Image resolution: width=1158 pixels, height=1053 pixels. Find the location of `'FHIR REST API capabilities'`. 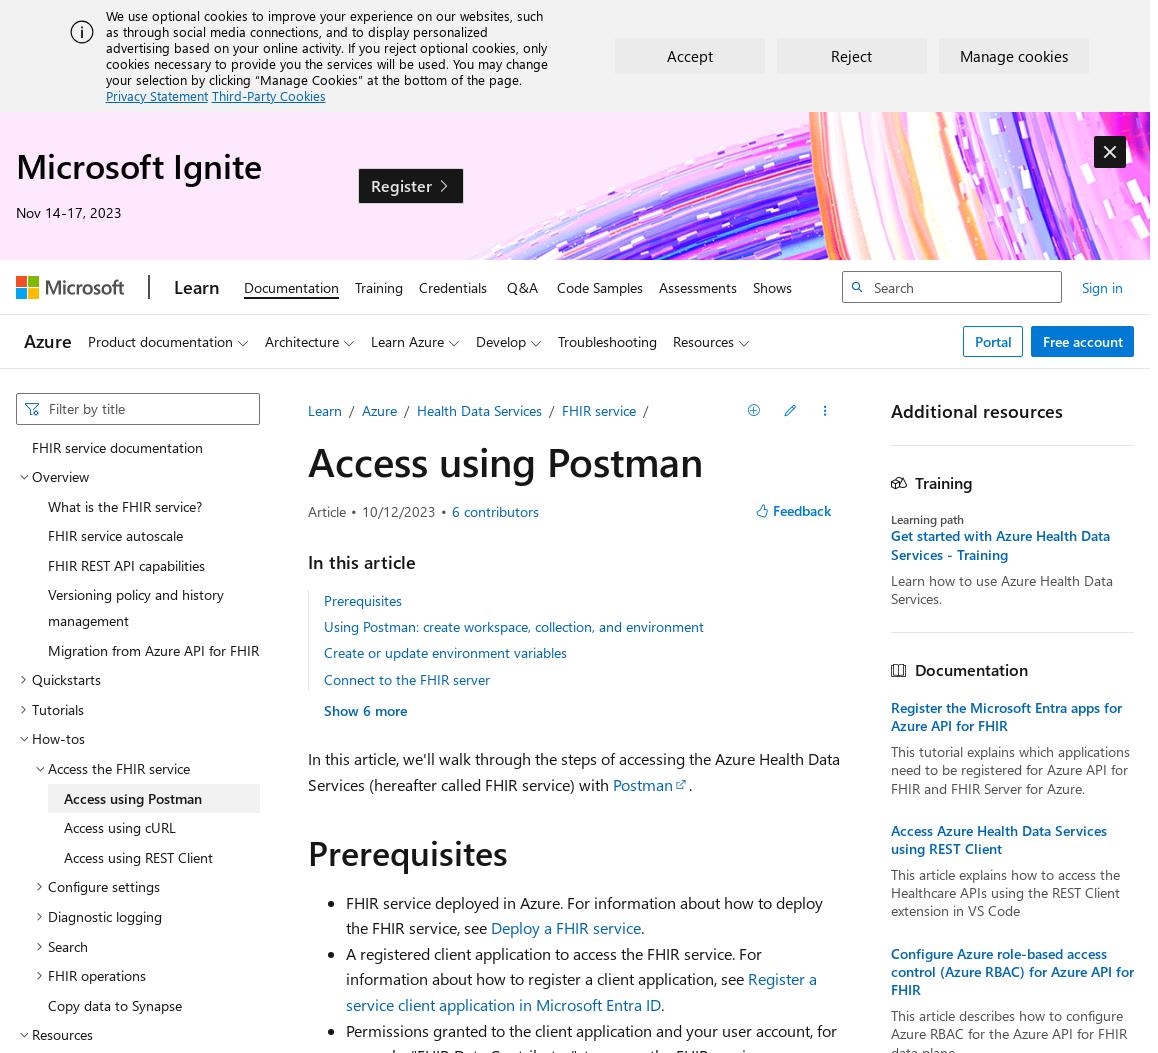

'FHIR REST API capabilities' is located at coordinates (125, 563).